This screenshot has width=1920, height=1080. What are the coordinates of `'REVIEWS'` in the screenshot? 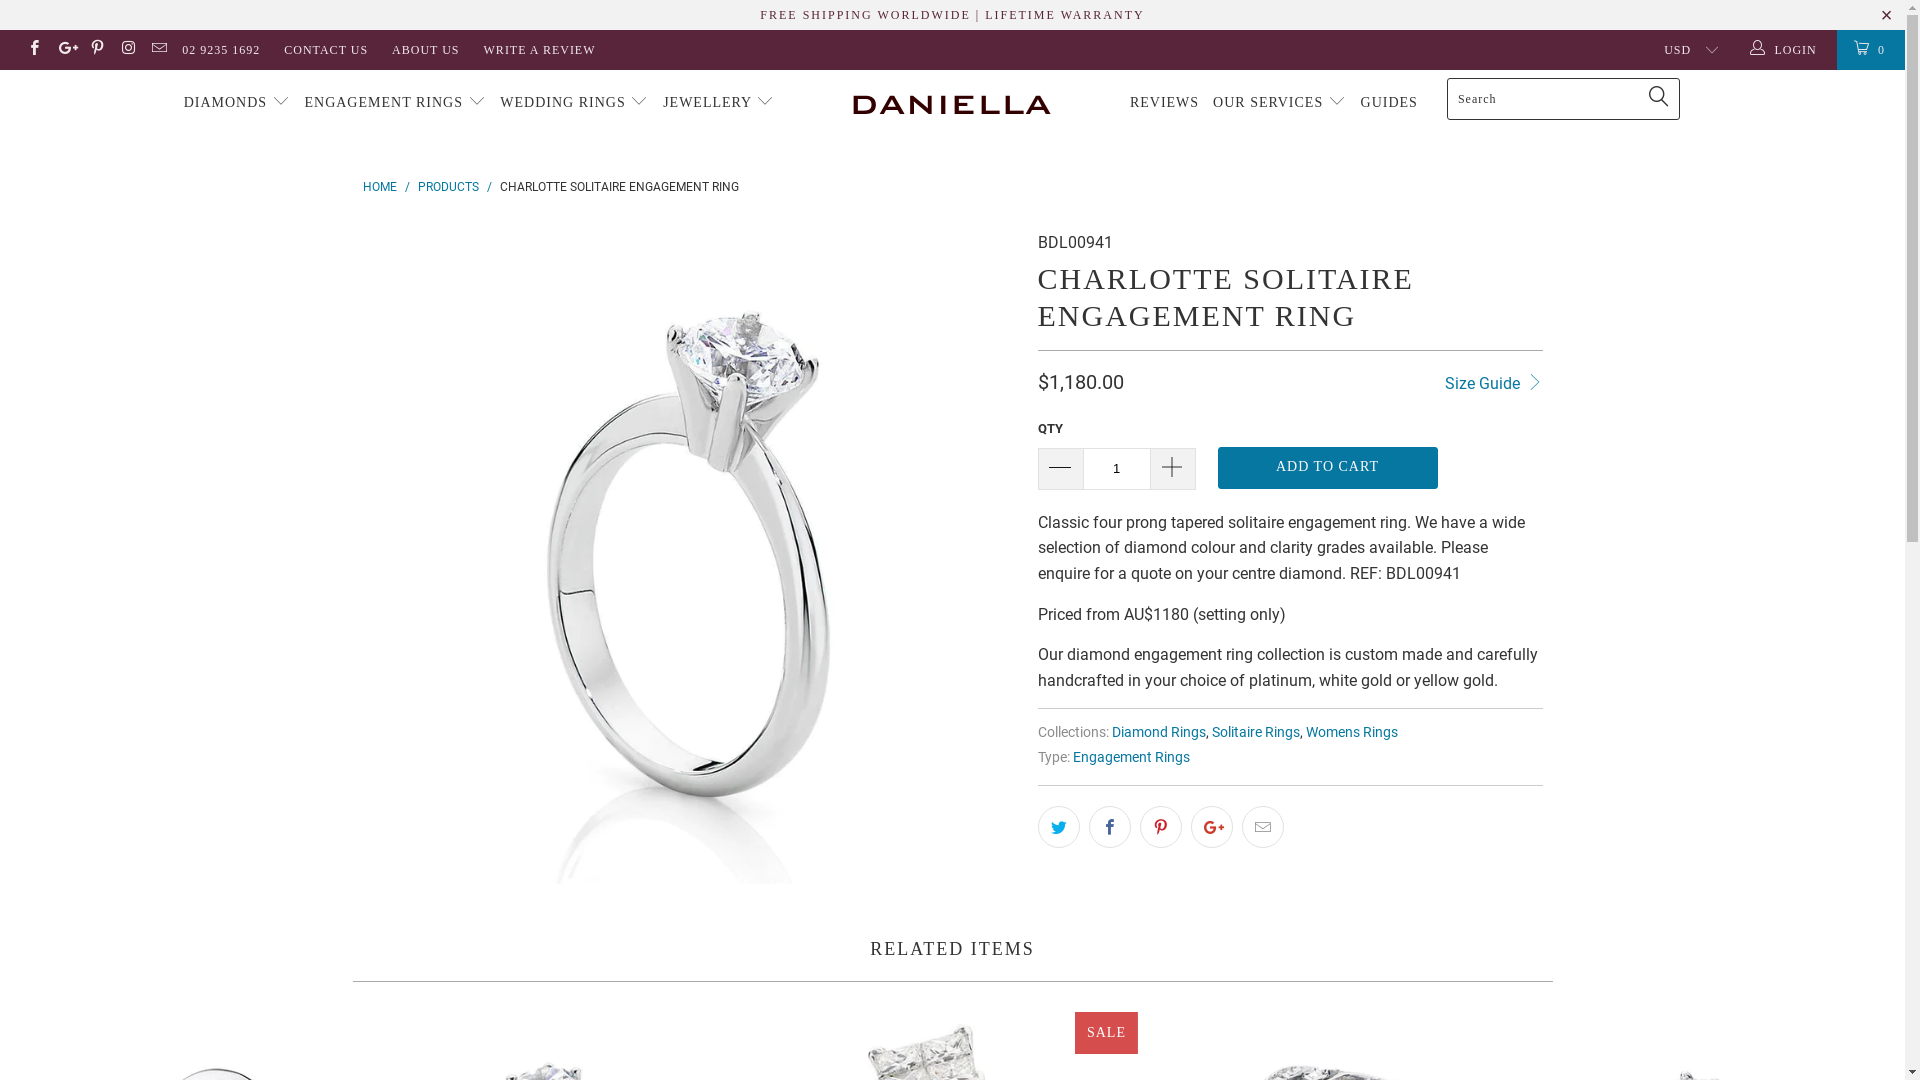 It's located at (1164, 103).